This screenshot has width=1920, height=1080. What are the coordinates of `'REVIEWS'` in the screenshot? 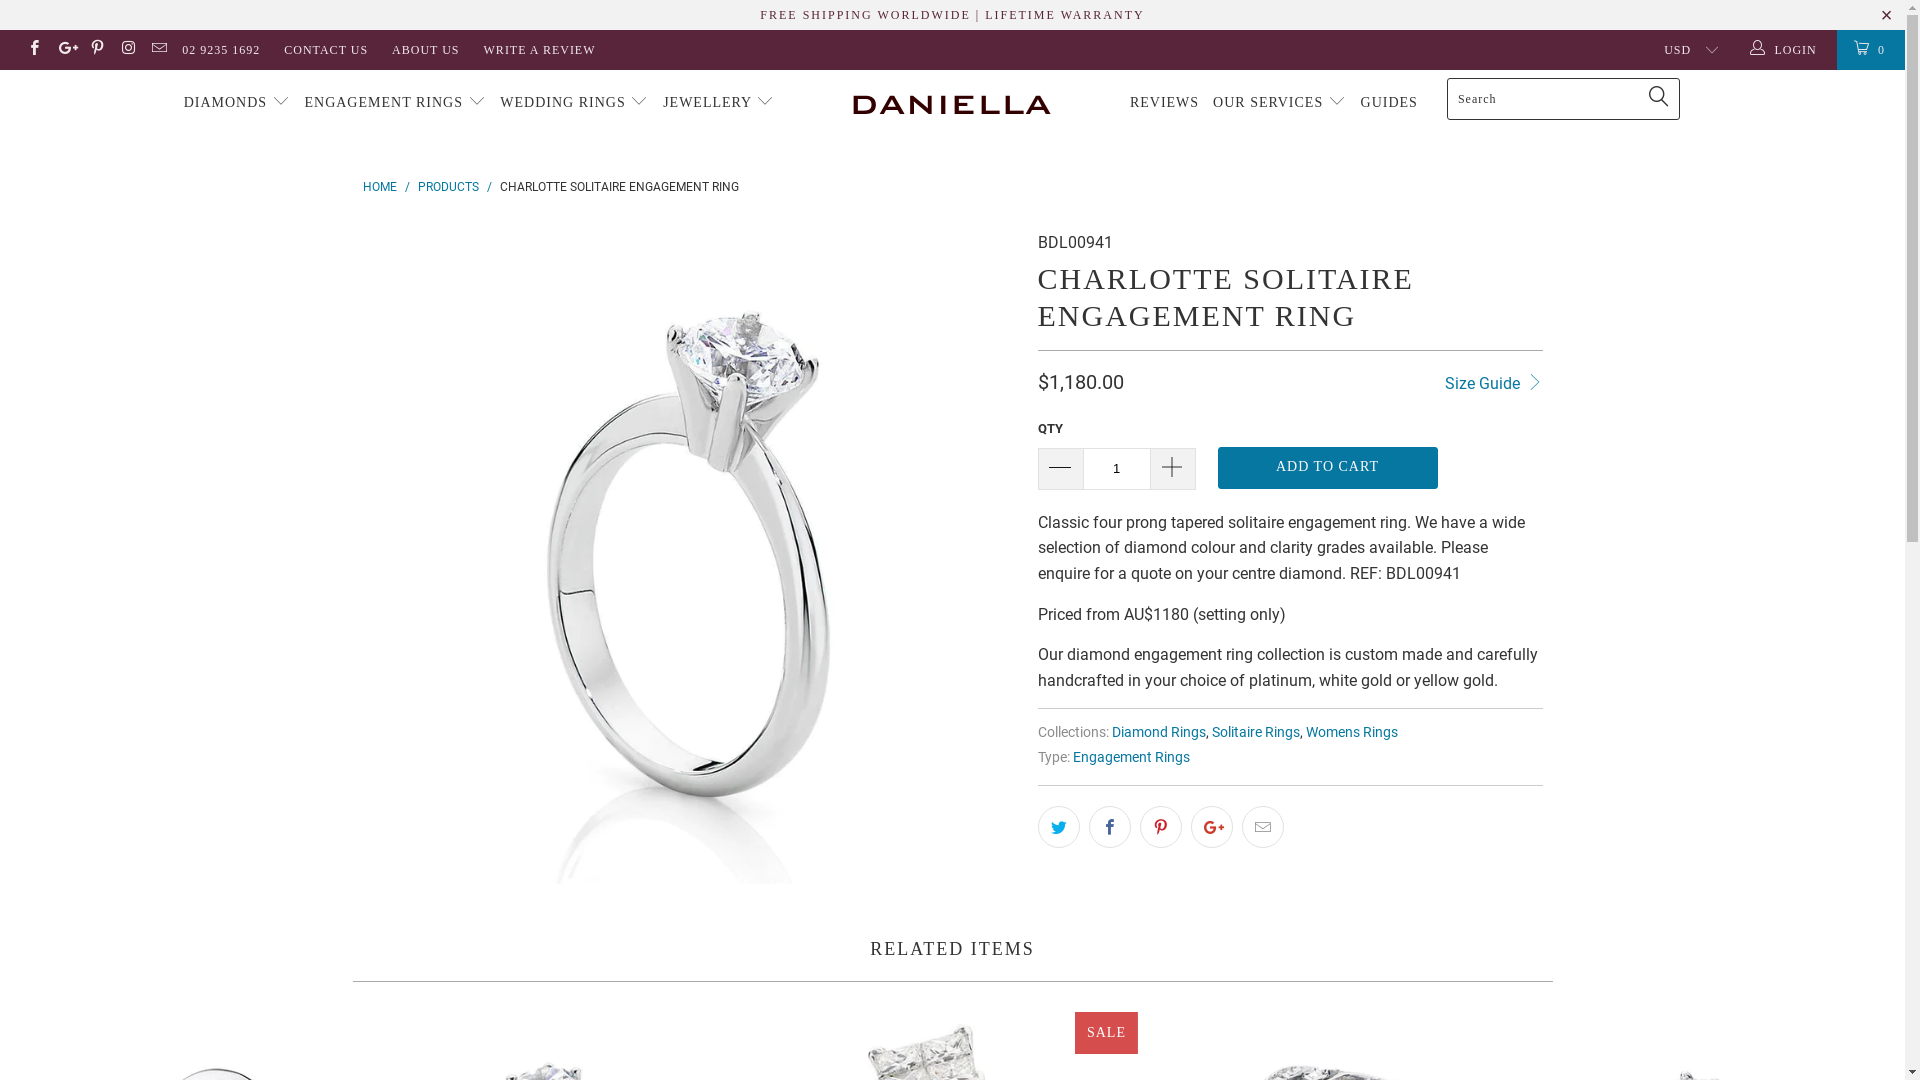 It's located at (1164, 103).